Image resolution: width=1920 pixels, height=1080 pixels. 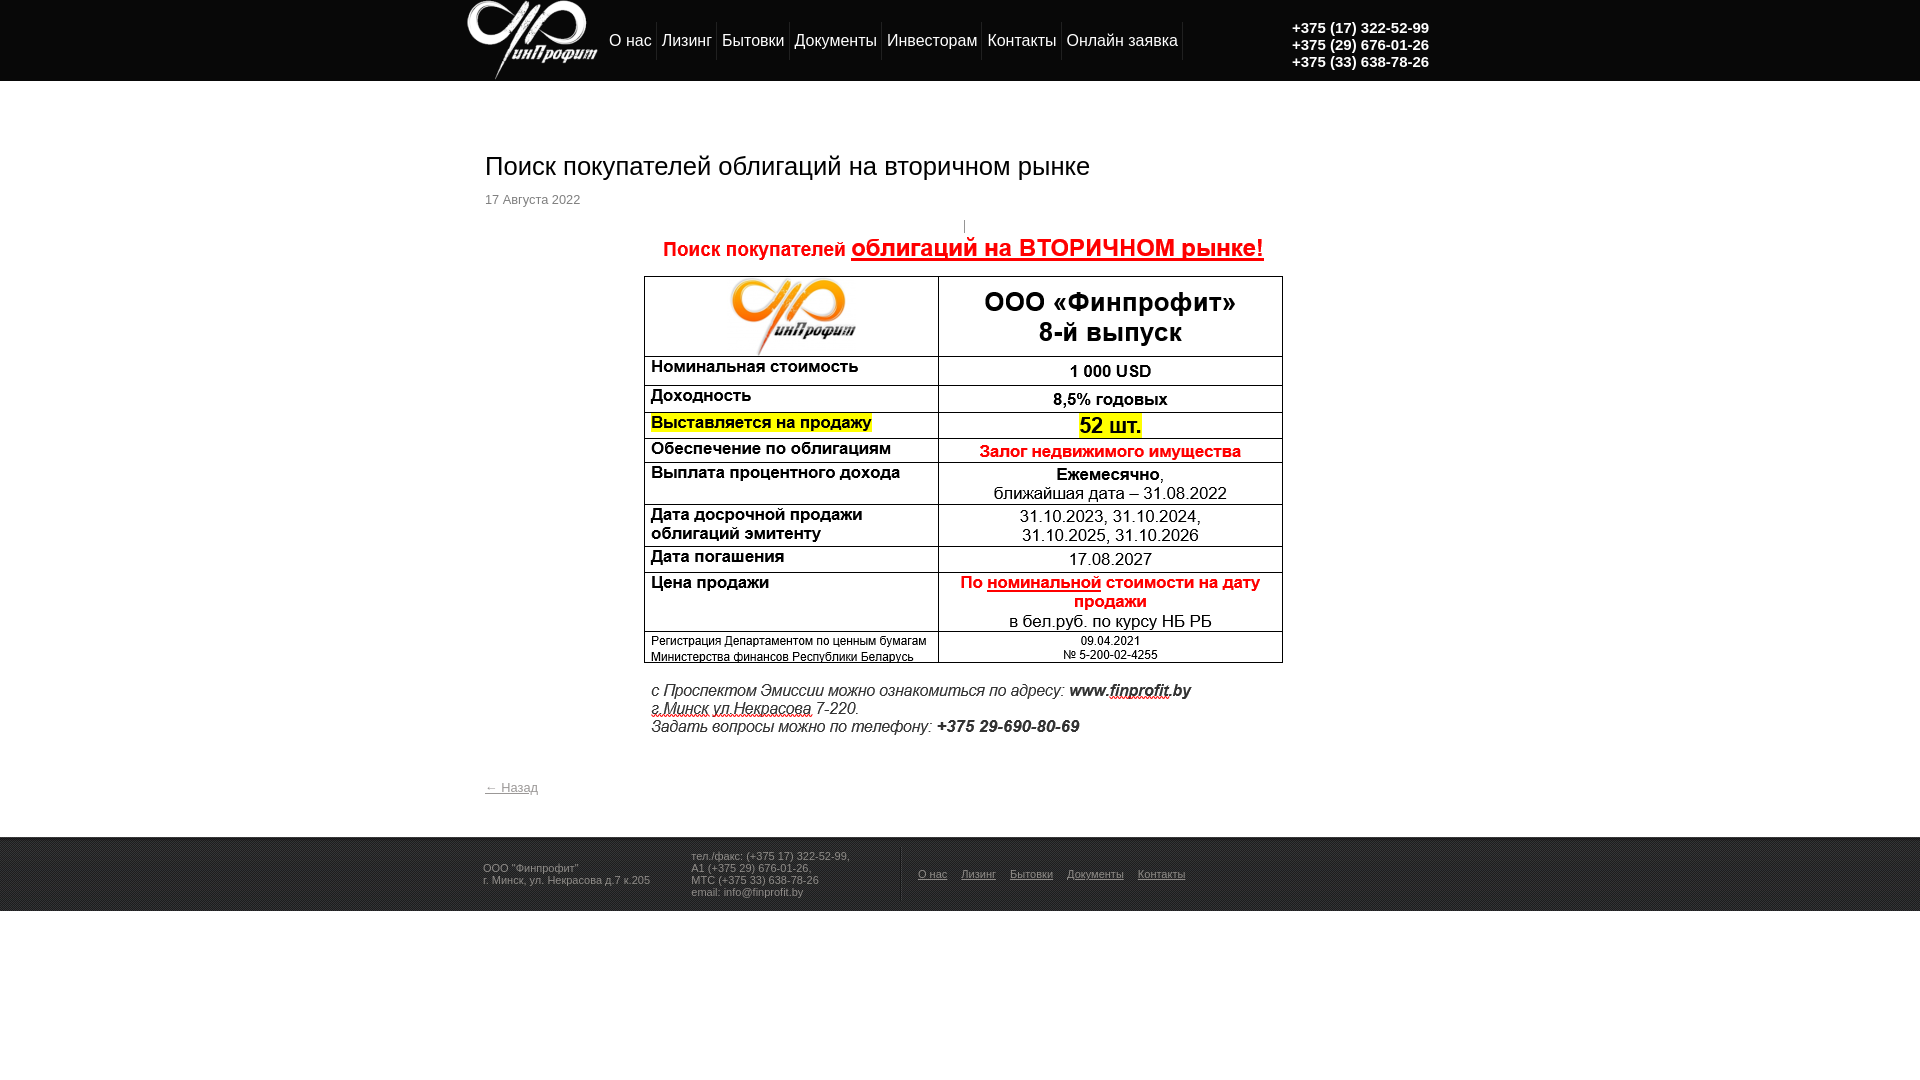 I want to click on '+375 (29) 676-01-26', so click(x=1360, y=44).